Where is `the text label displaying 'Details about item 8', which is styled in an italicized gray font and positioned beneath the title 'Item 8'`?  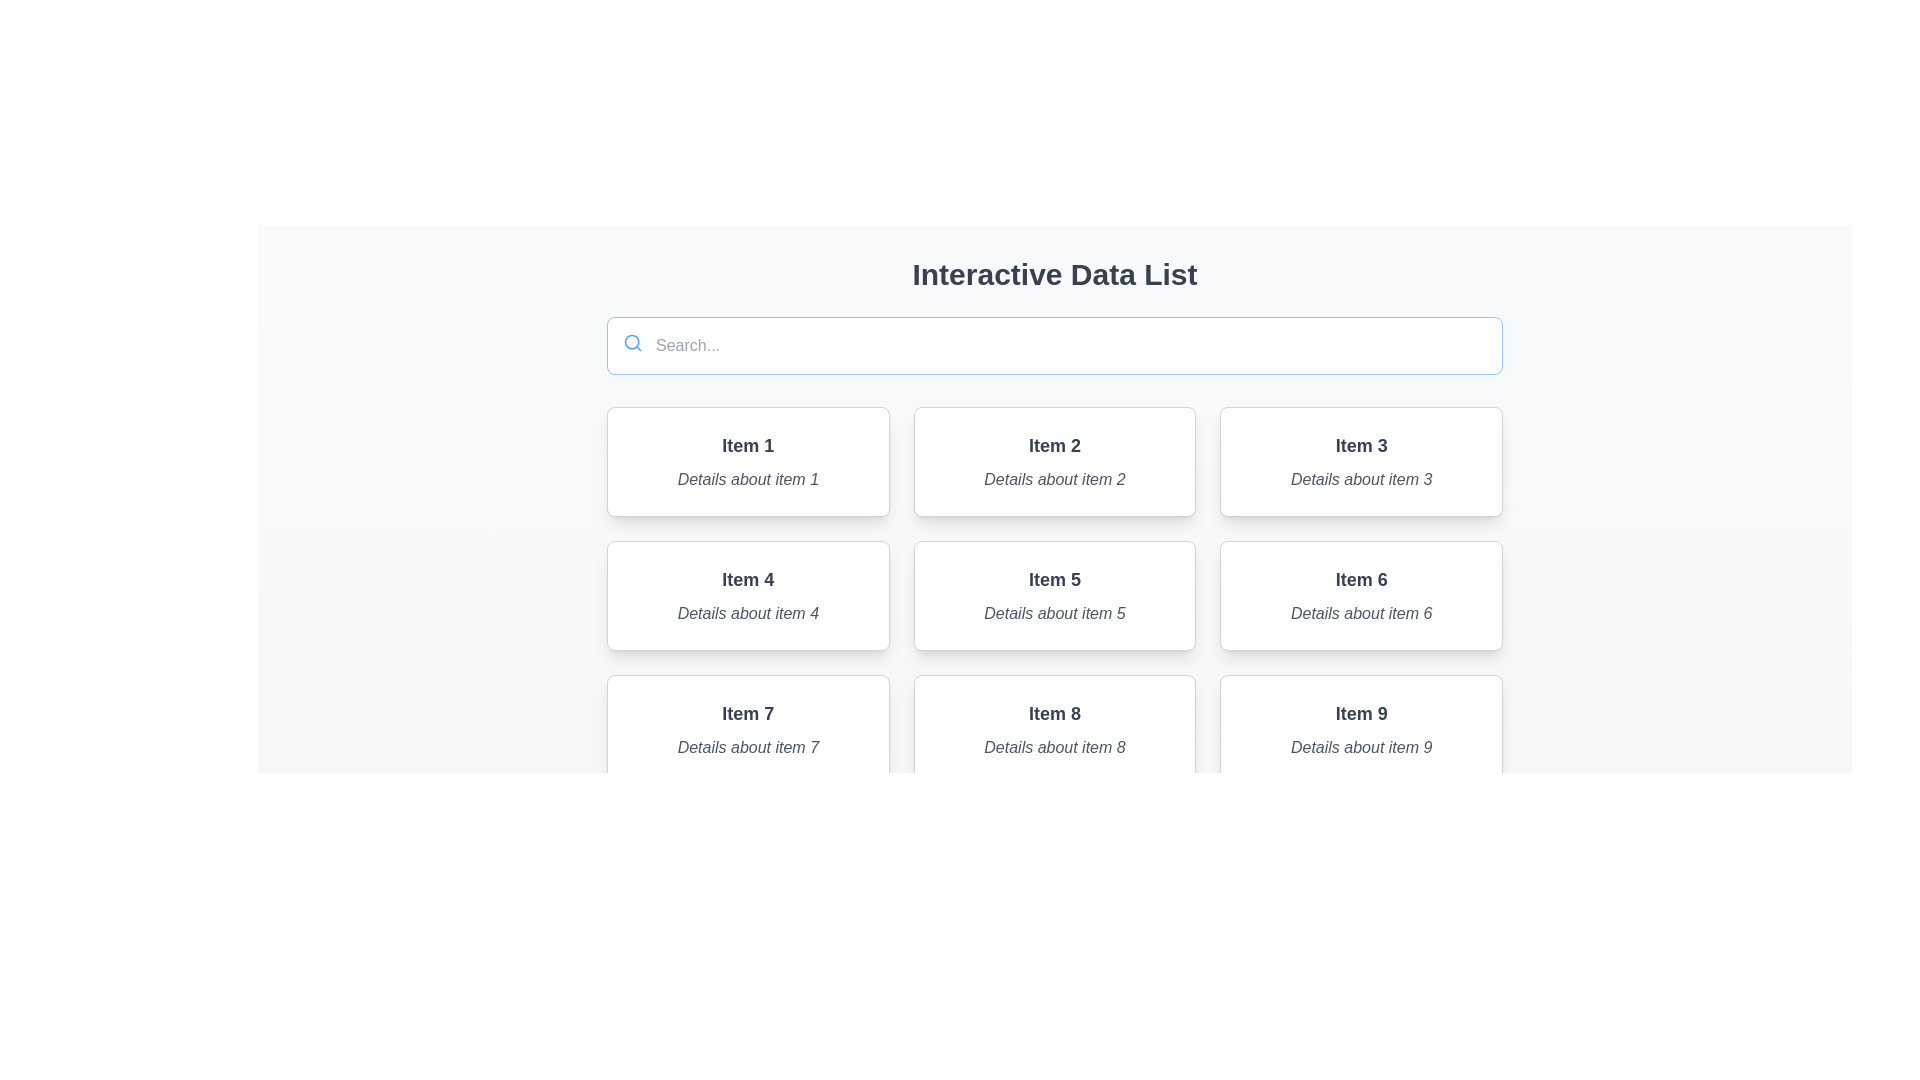 the text label displaying 'Details about item 8', which is styled in an italicized gray font and positioned beneath the title 'Item 8' is located at coordinates (1054, 748).